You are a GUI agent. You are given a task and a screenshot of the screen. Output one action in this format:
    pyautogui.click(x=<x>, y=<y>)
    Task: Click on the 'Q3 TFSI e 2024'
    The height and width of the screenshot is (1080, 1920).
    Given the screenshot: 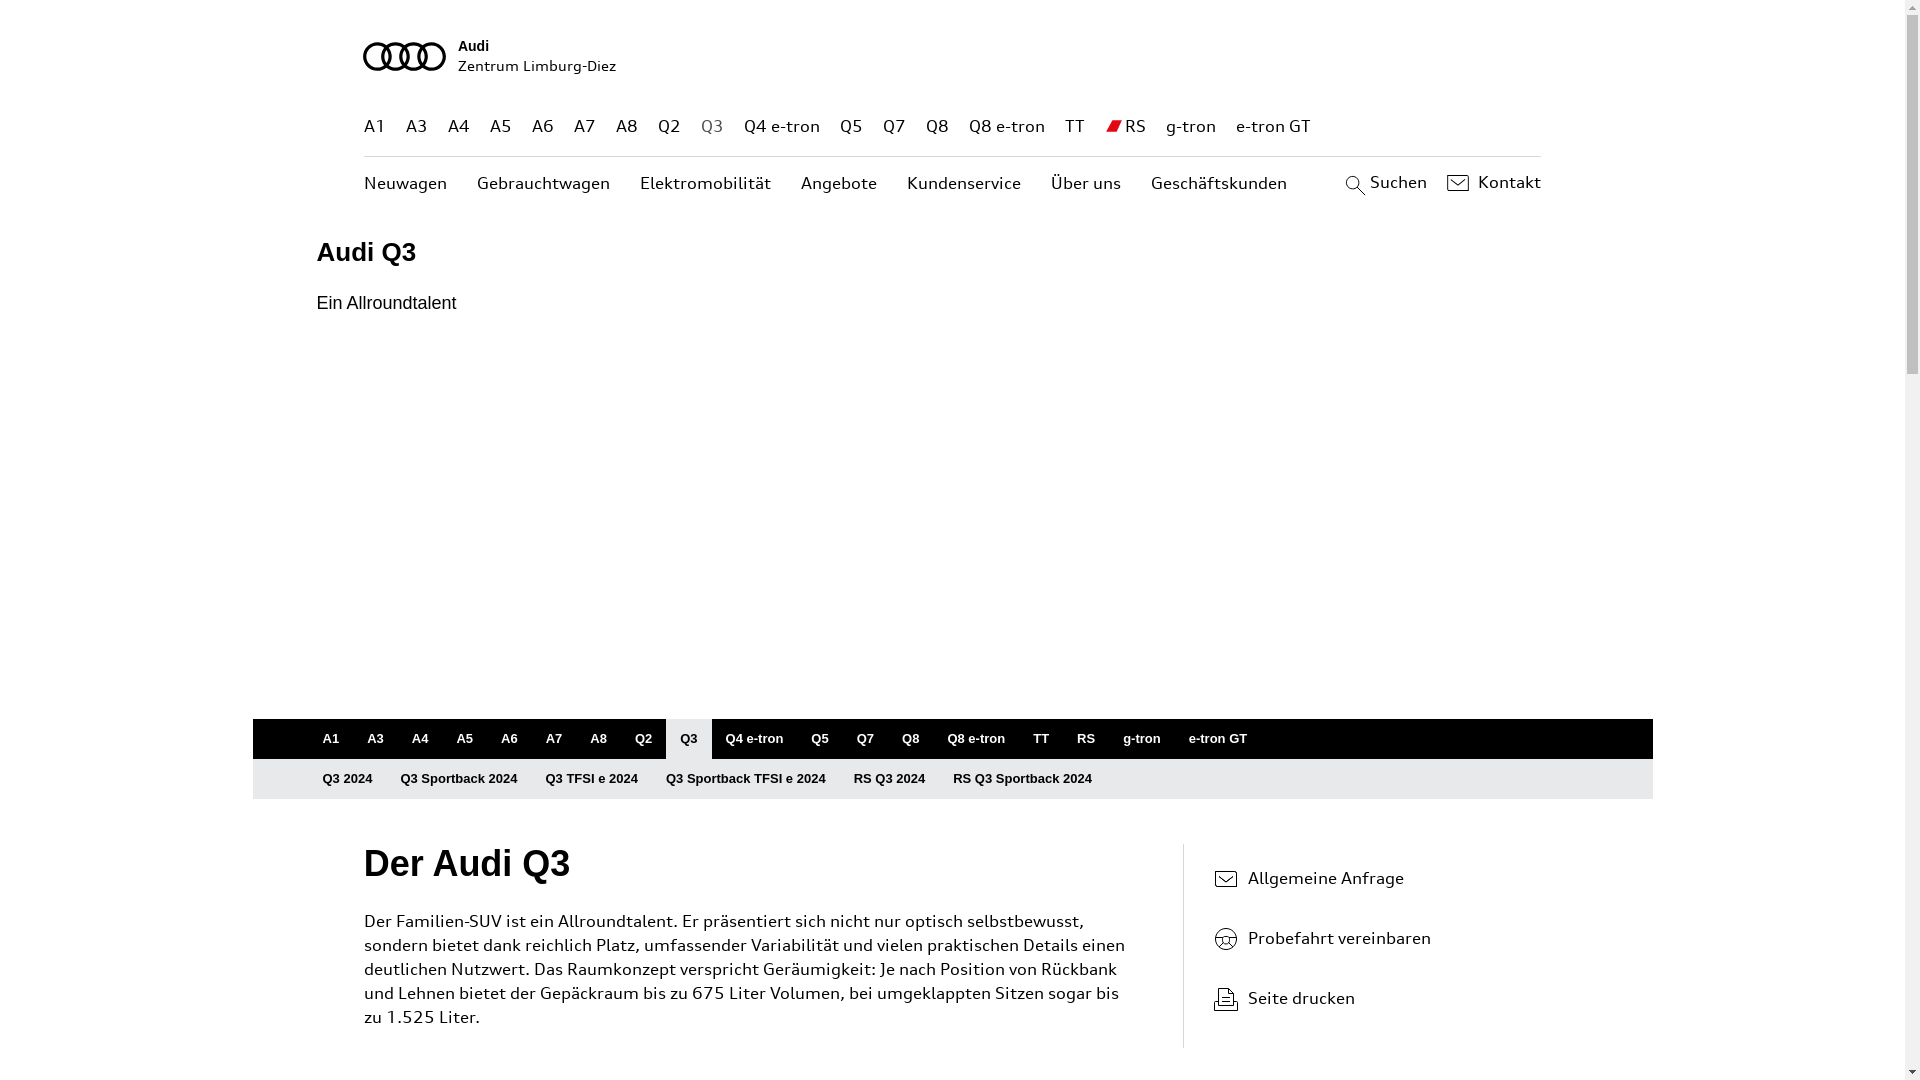 What is the action you would take?
    pyautogui.click(x=531, y=778)
    